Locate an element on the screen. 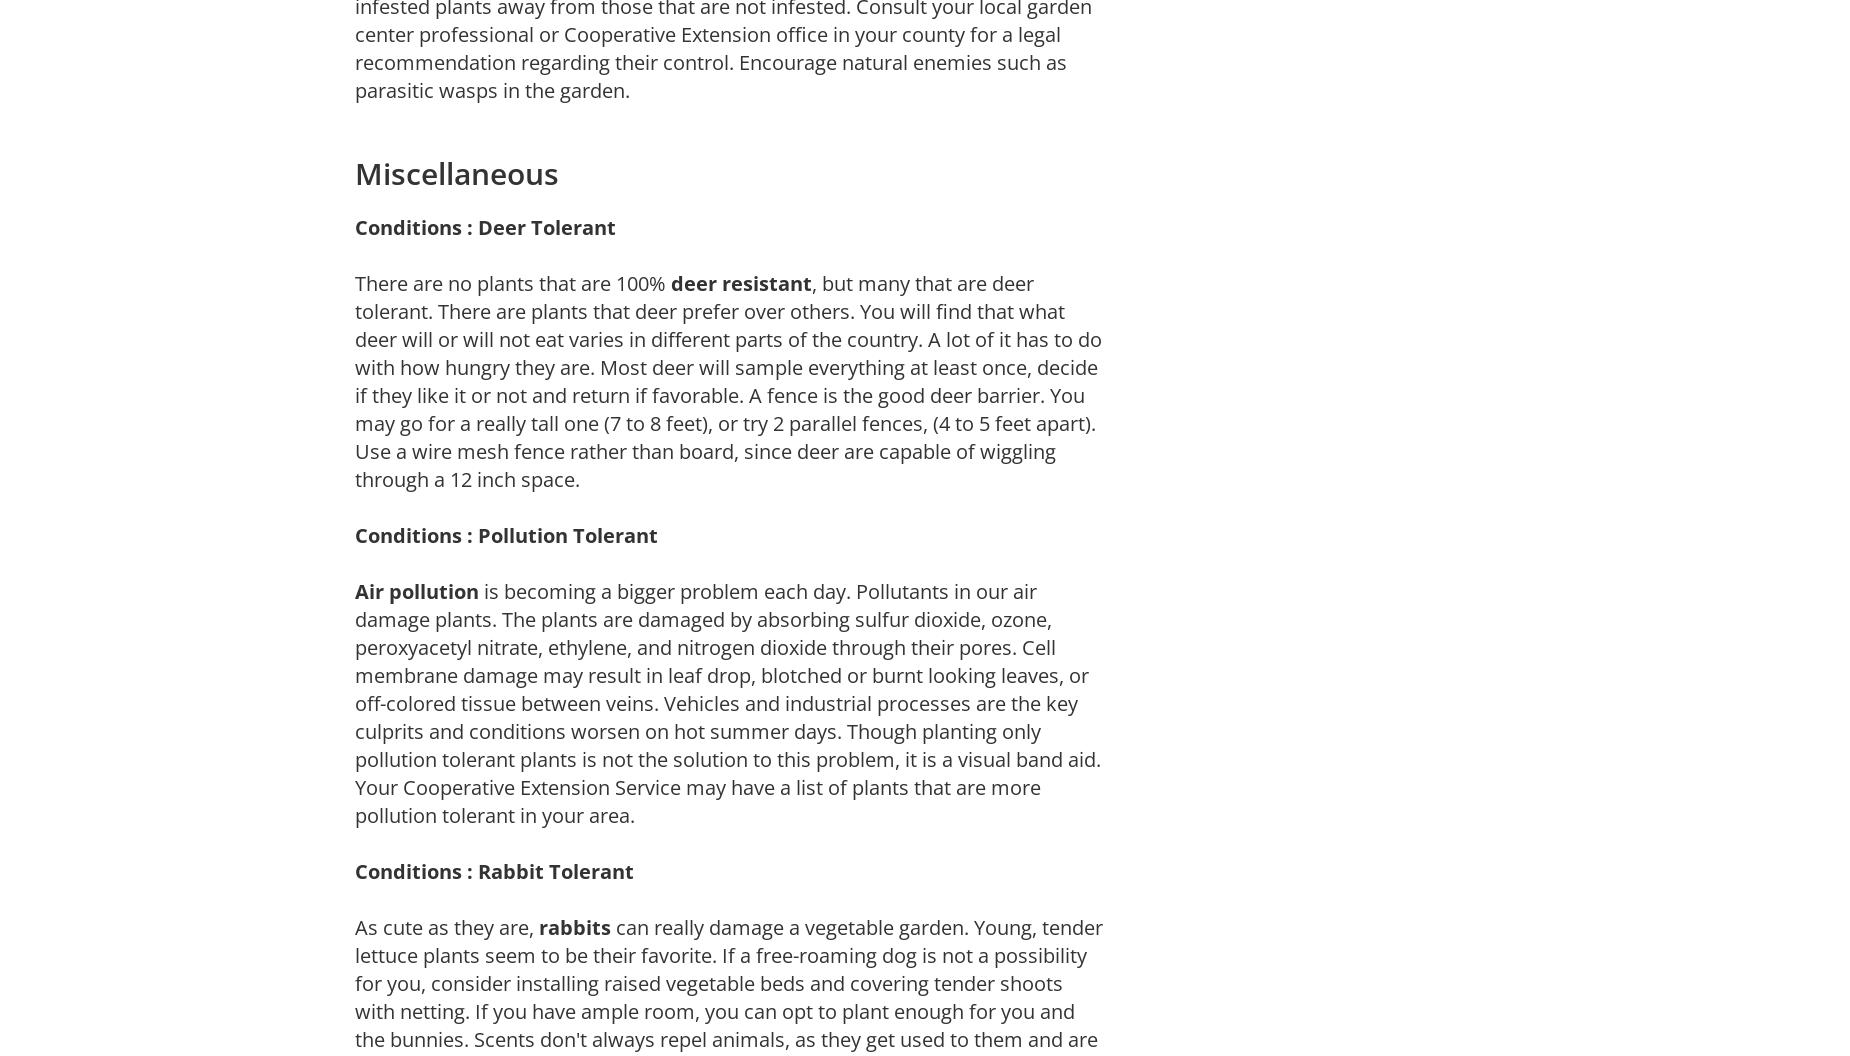 The image size is (1850, 1056). 'As cute as they are,' is located at coordinates (445, 926).